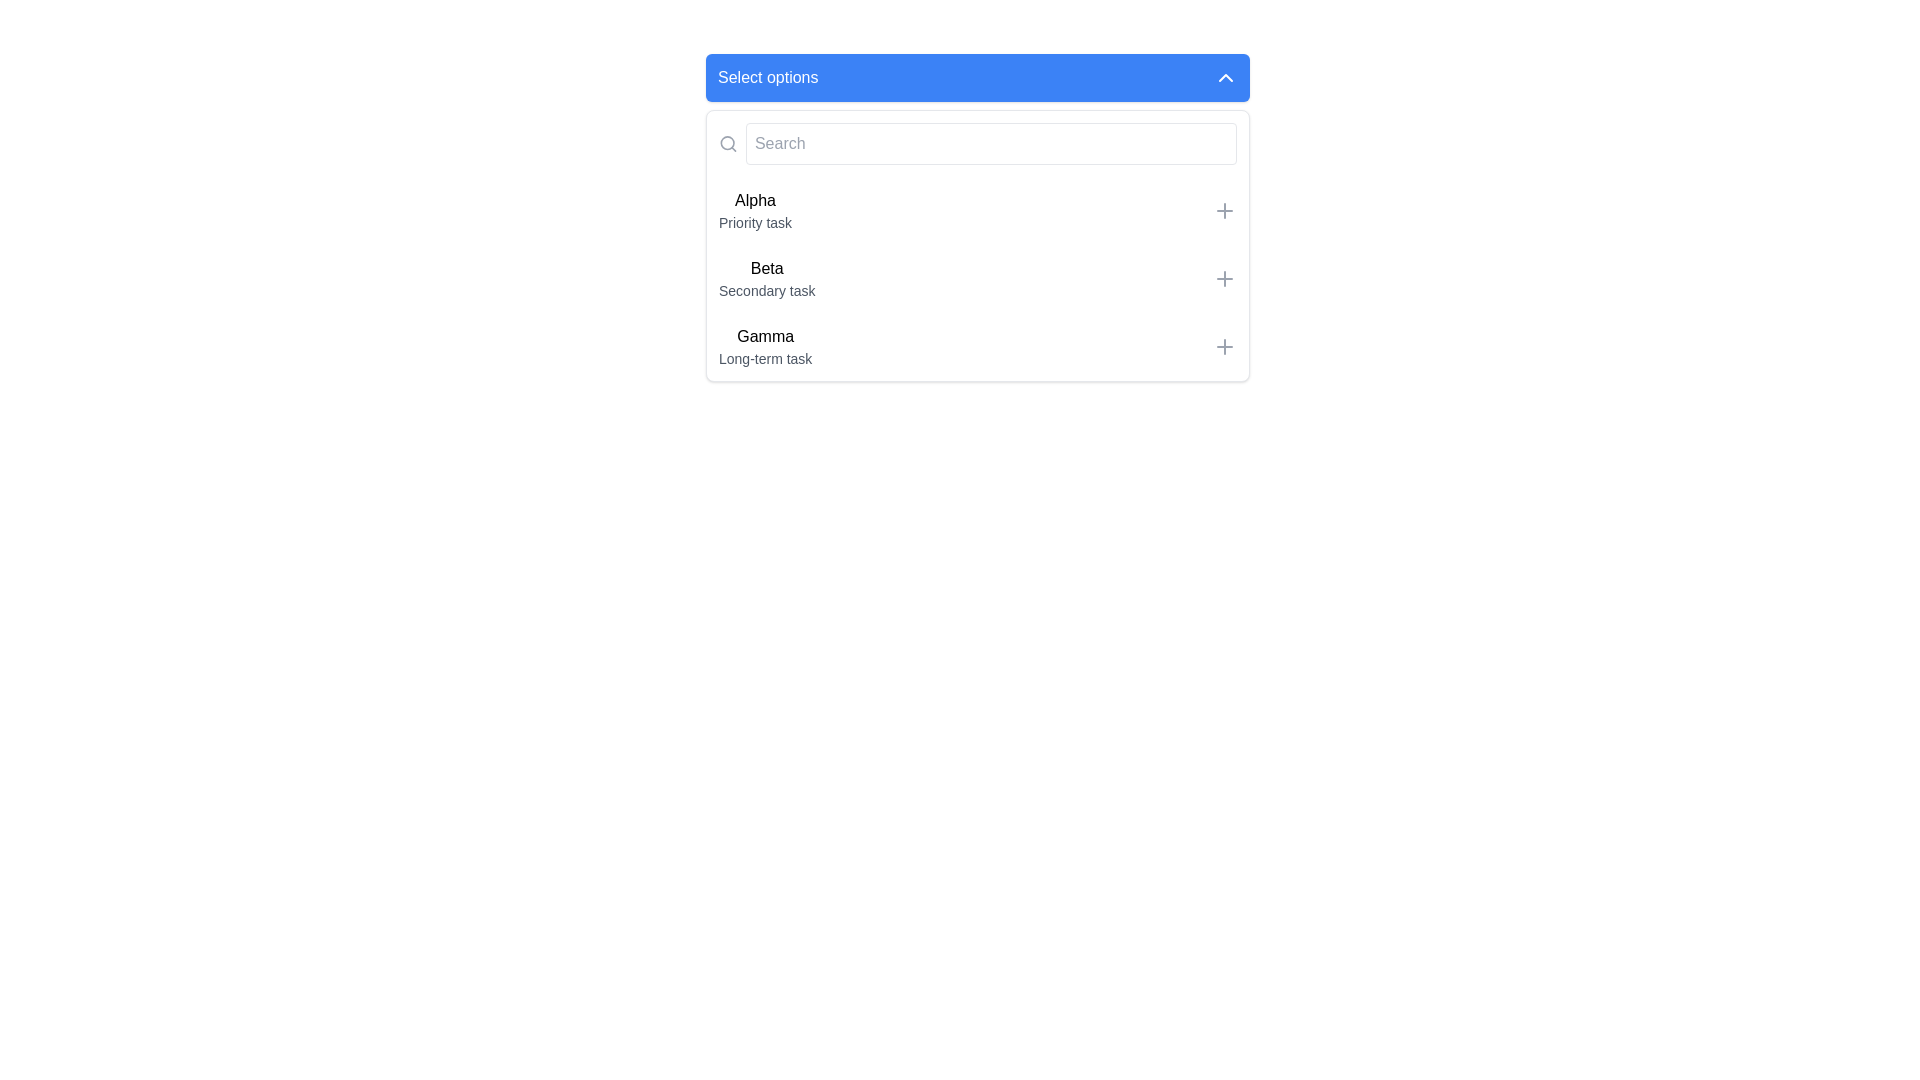  I want to click on the informational text label located below the 'Gamma' title in the dropdown menu, which provides additional context about the item 'Gamma', so click(764, 357).